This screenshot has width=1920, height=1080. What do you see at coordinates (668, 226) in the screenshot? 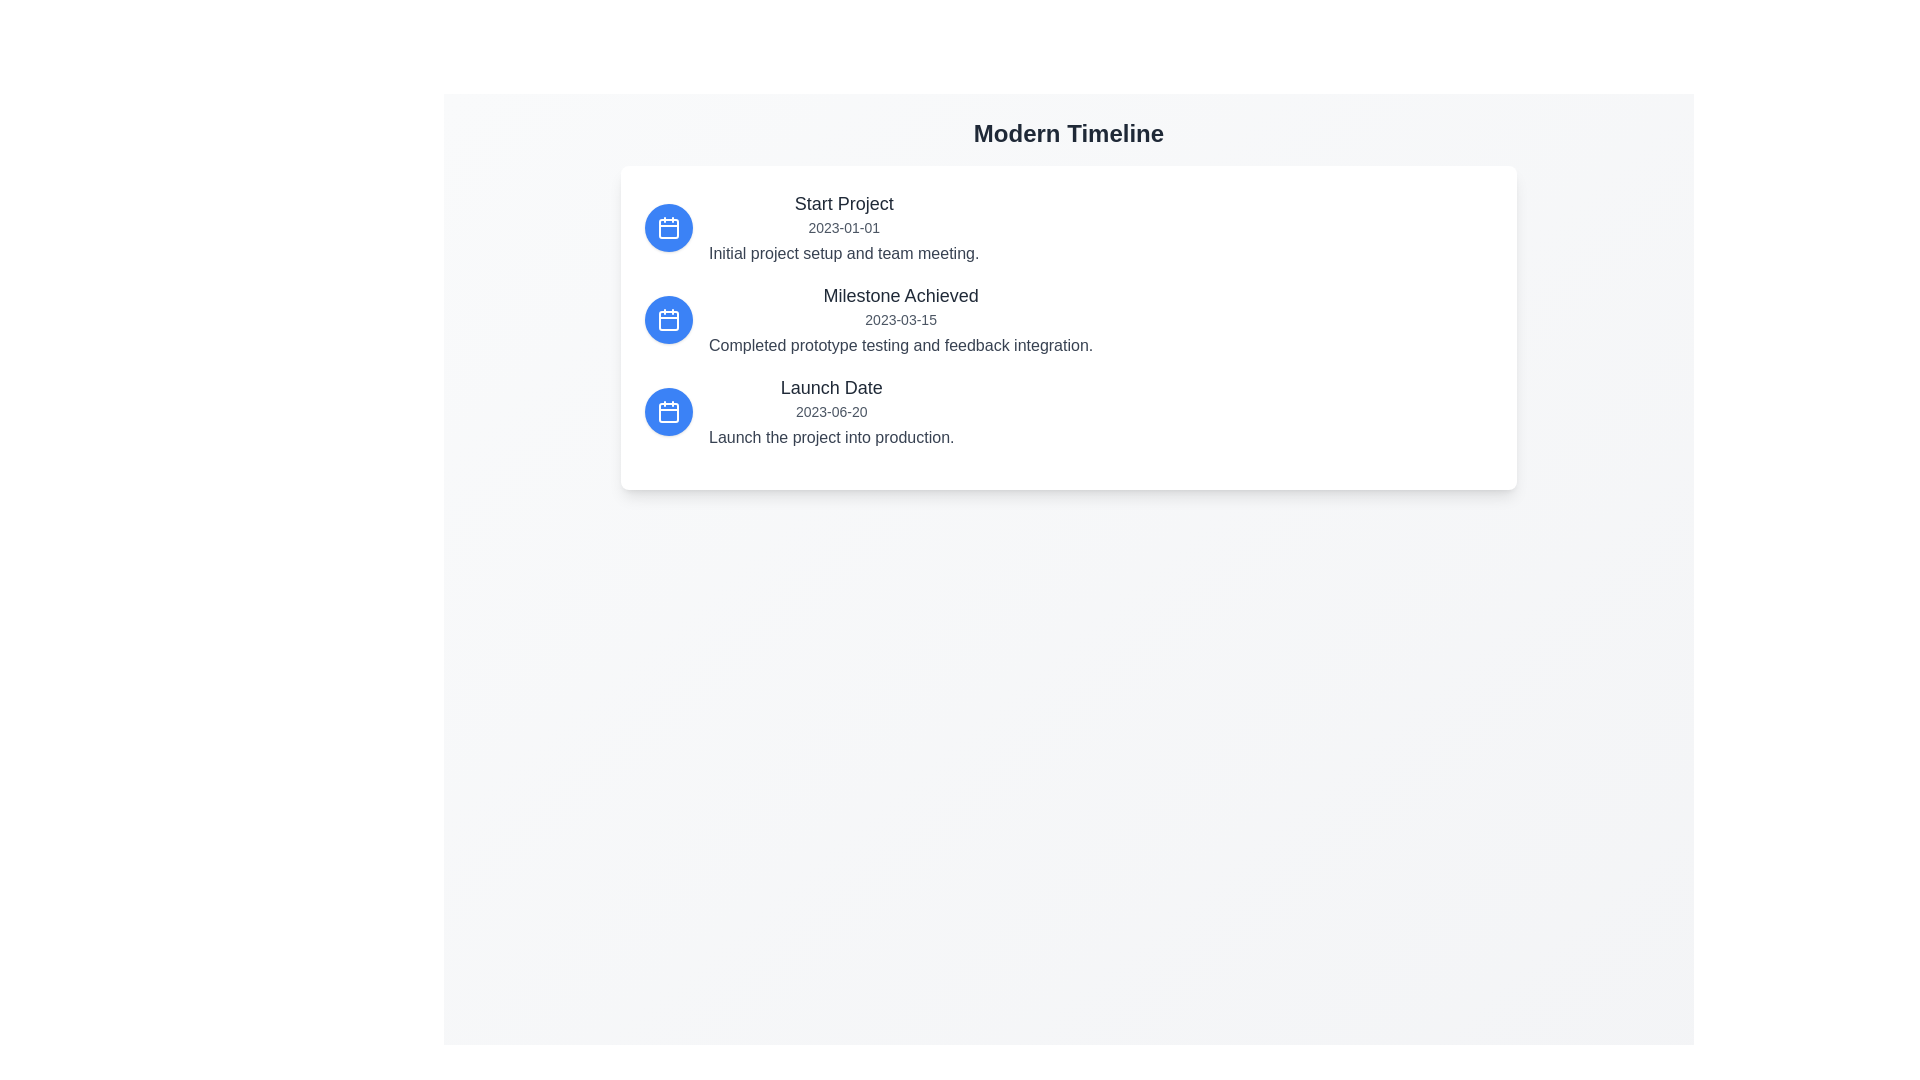
I see `the calendar icon, which is characterized by its rounded design, outlined strokes, and rectangular base, located within a blue circular button at the top of a vertical sequence of similar icons, to understand its association with the timeline events` at bounding box center [668, 226].